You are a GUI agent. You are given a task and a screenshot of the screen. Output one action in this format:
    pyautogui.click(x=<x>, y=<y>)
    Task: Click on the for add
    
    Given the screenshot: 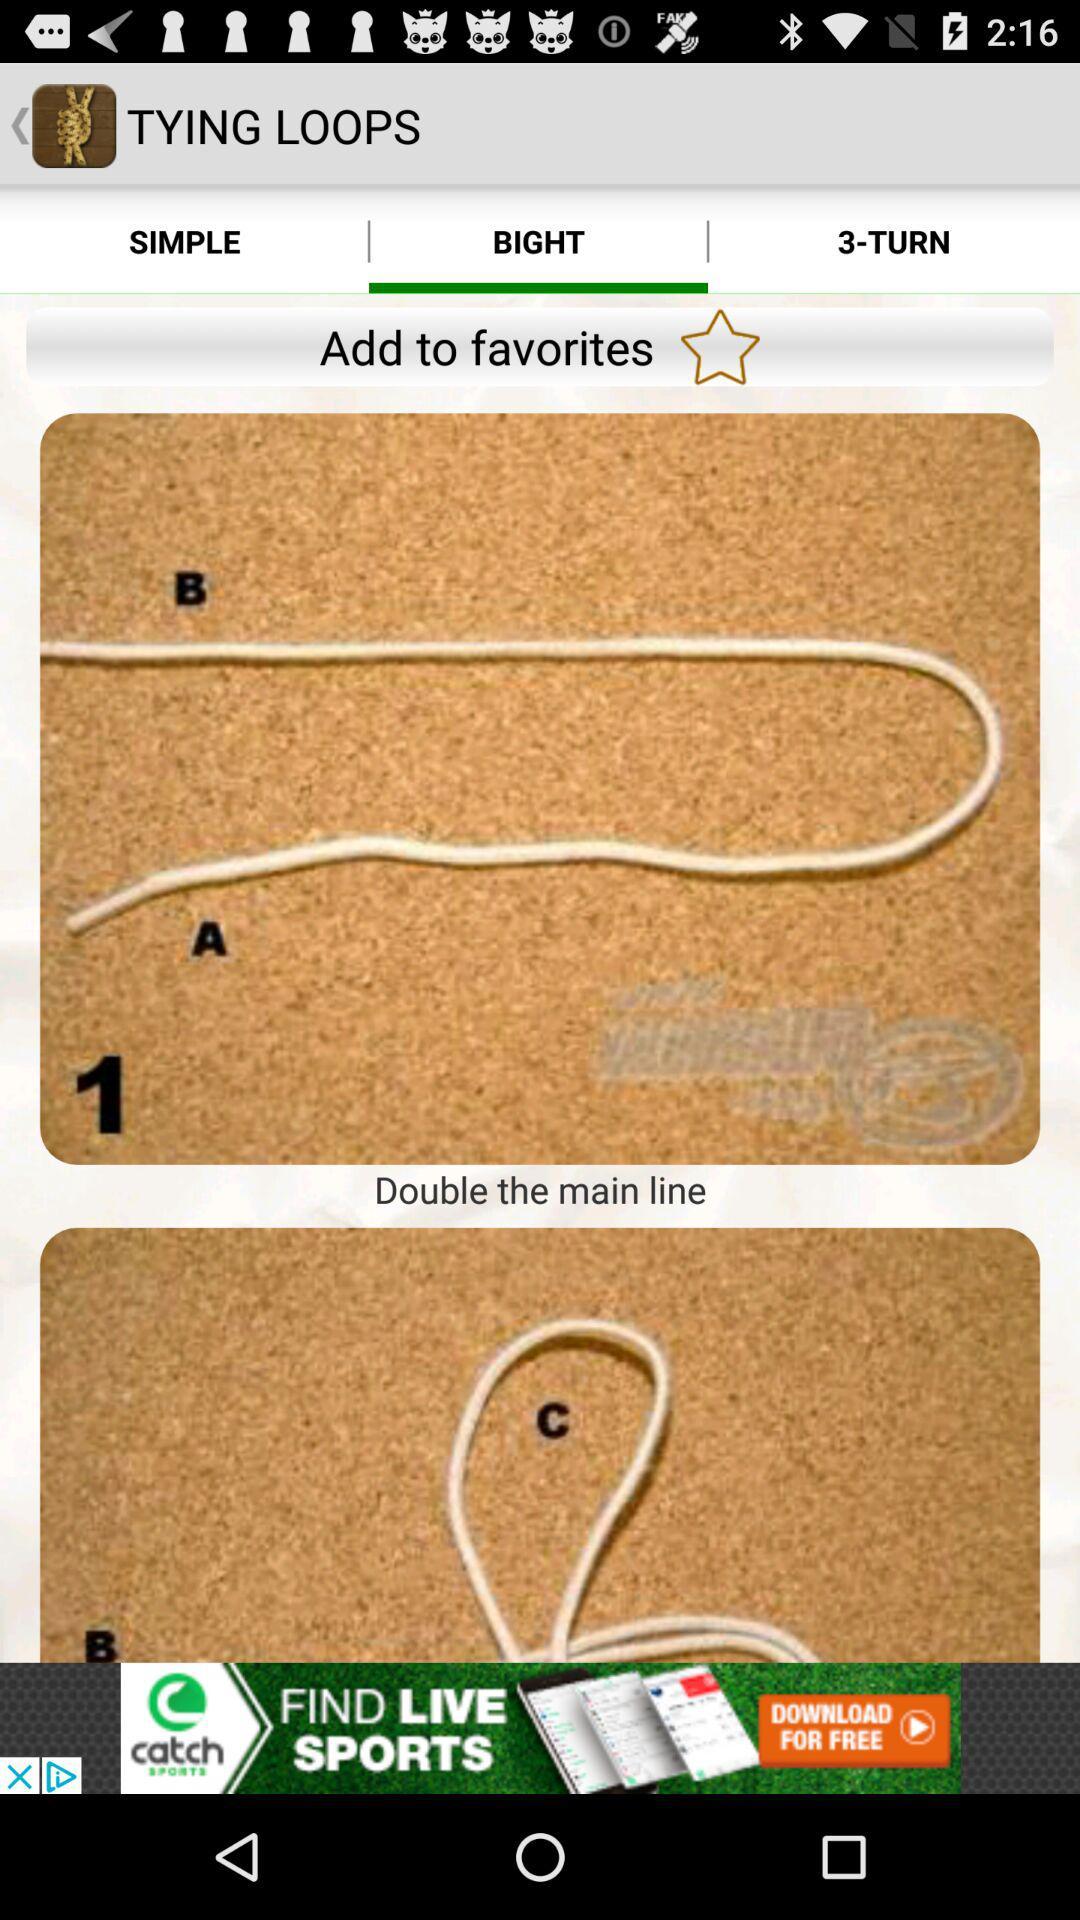 What is the action you would take?
    pyautogui.click(x=540, y=787)
    